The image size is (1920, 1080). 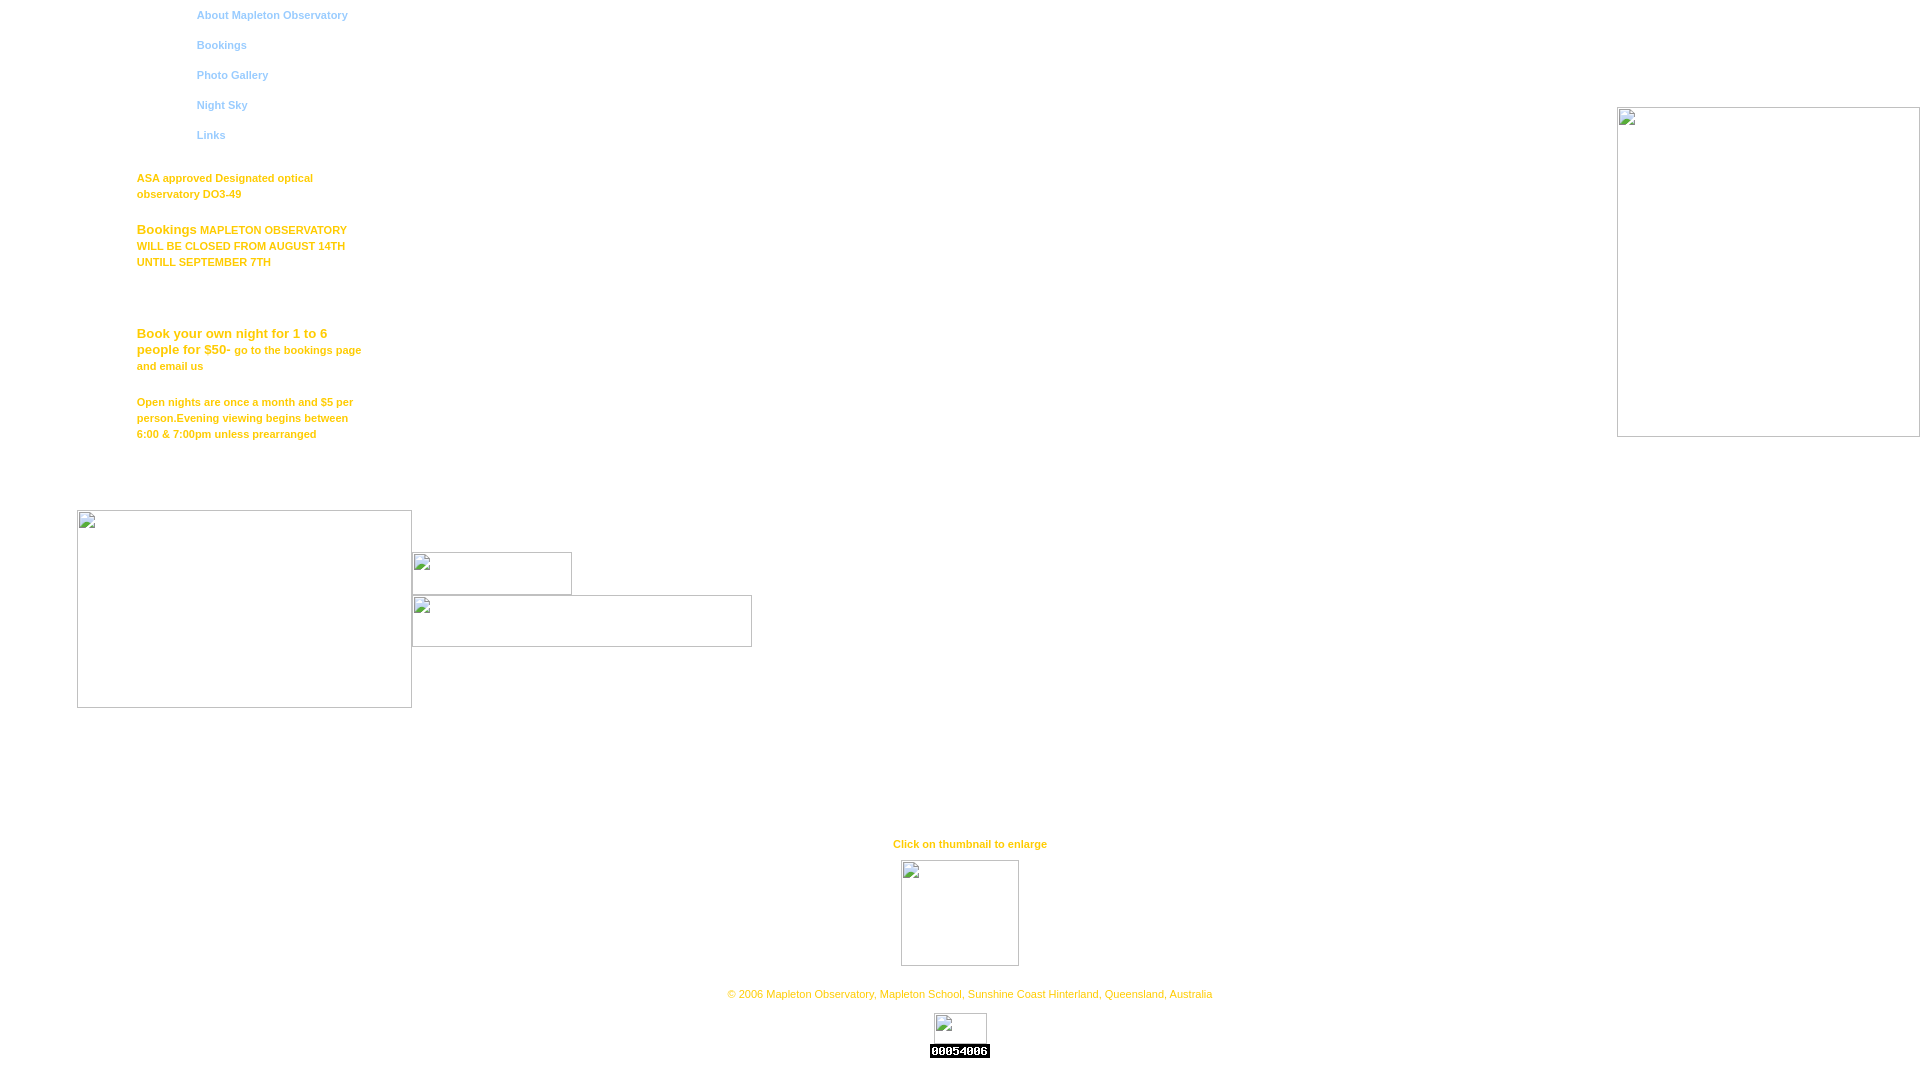 What do you see at coordinates (211, 135) in the screenshot?
I see `'Links'` at bounding box center [211, 135].